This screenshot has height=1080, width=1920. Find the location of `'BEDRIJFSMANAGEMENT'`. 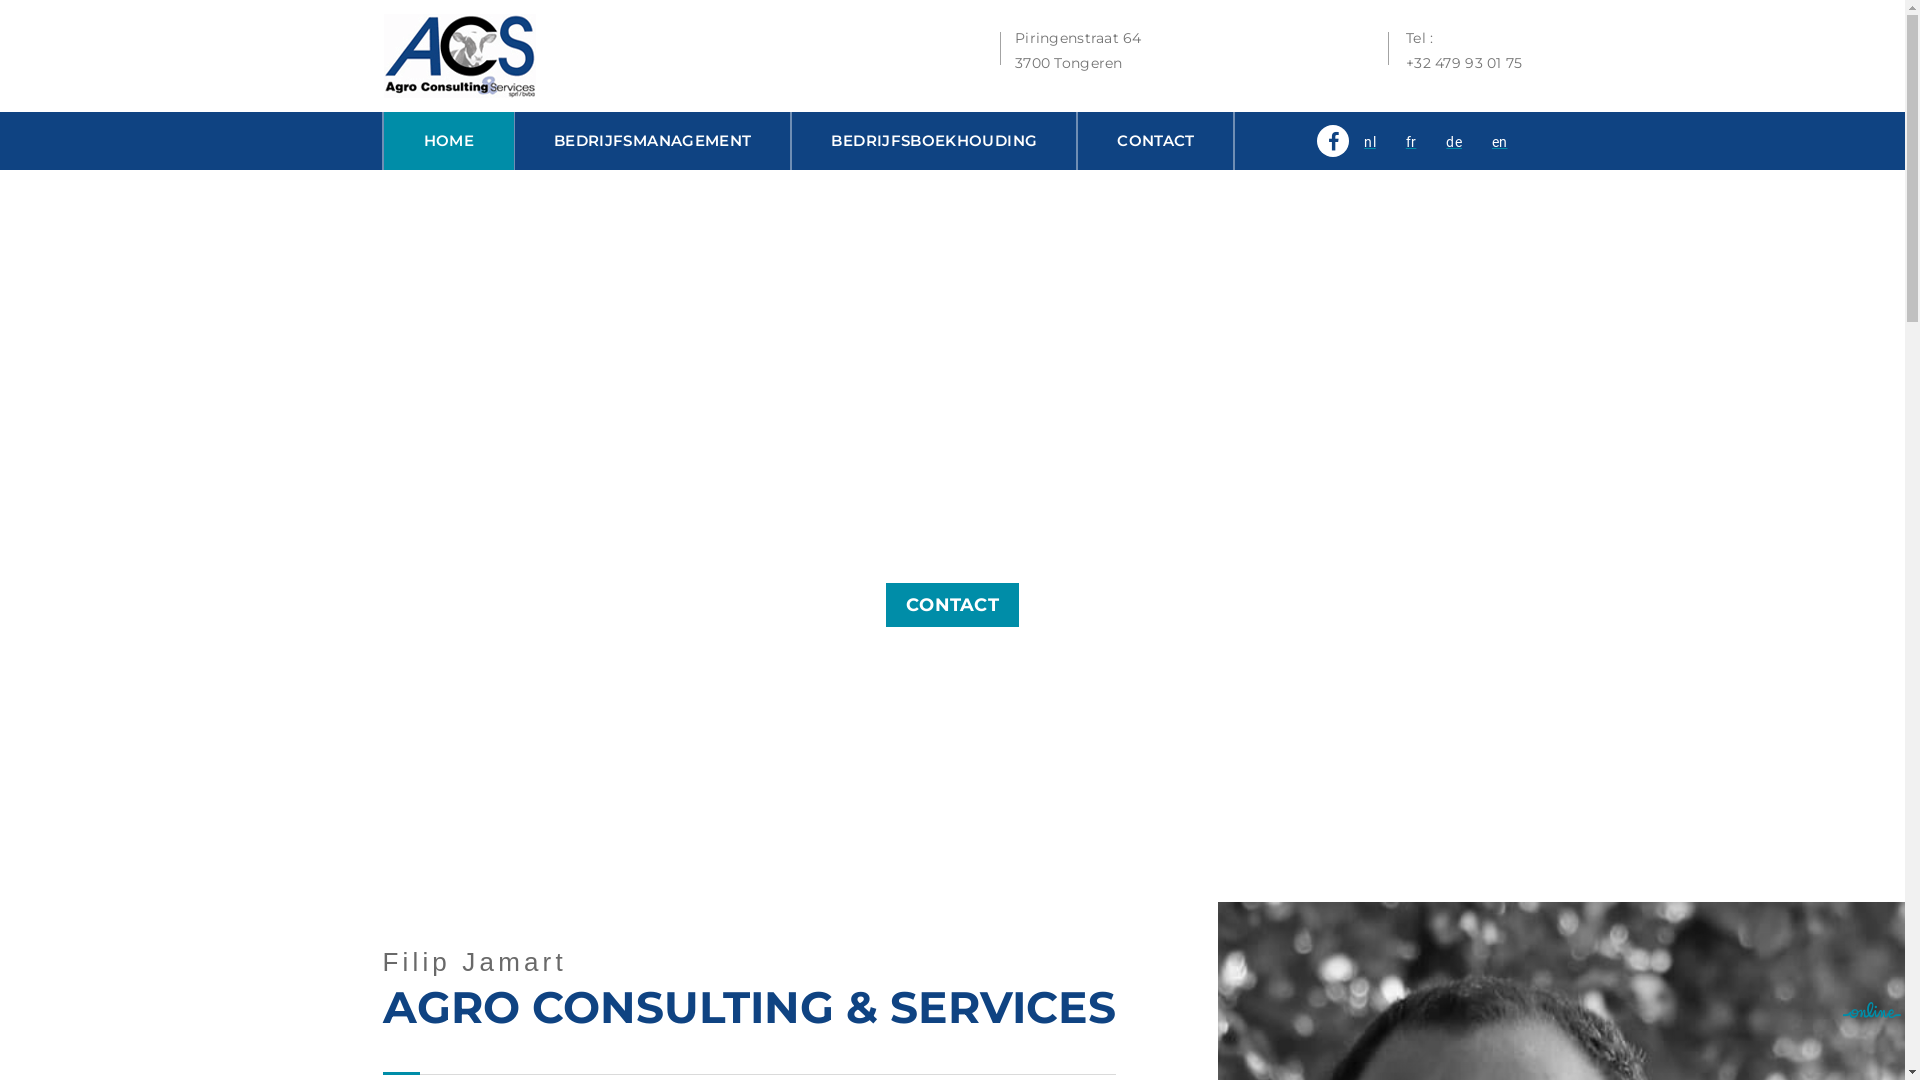

'BEDRIJFSMANAGEMENT' is located at coordinates (652, 140).